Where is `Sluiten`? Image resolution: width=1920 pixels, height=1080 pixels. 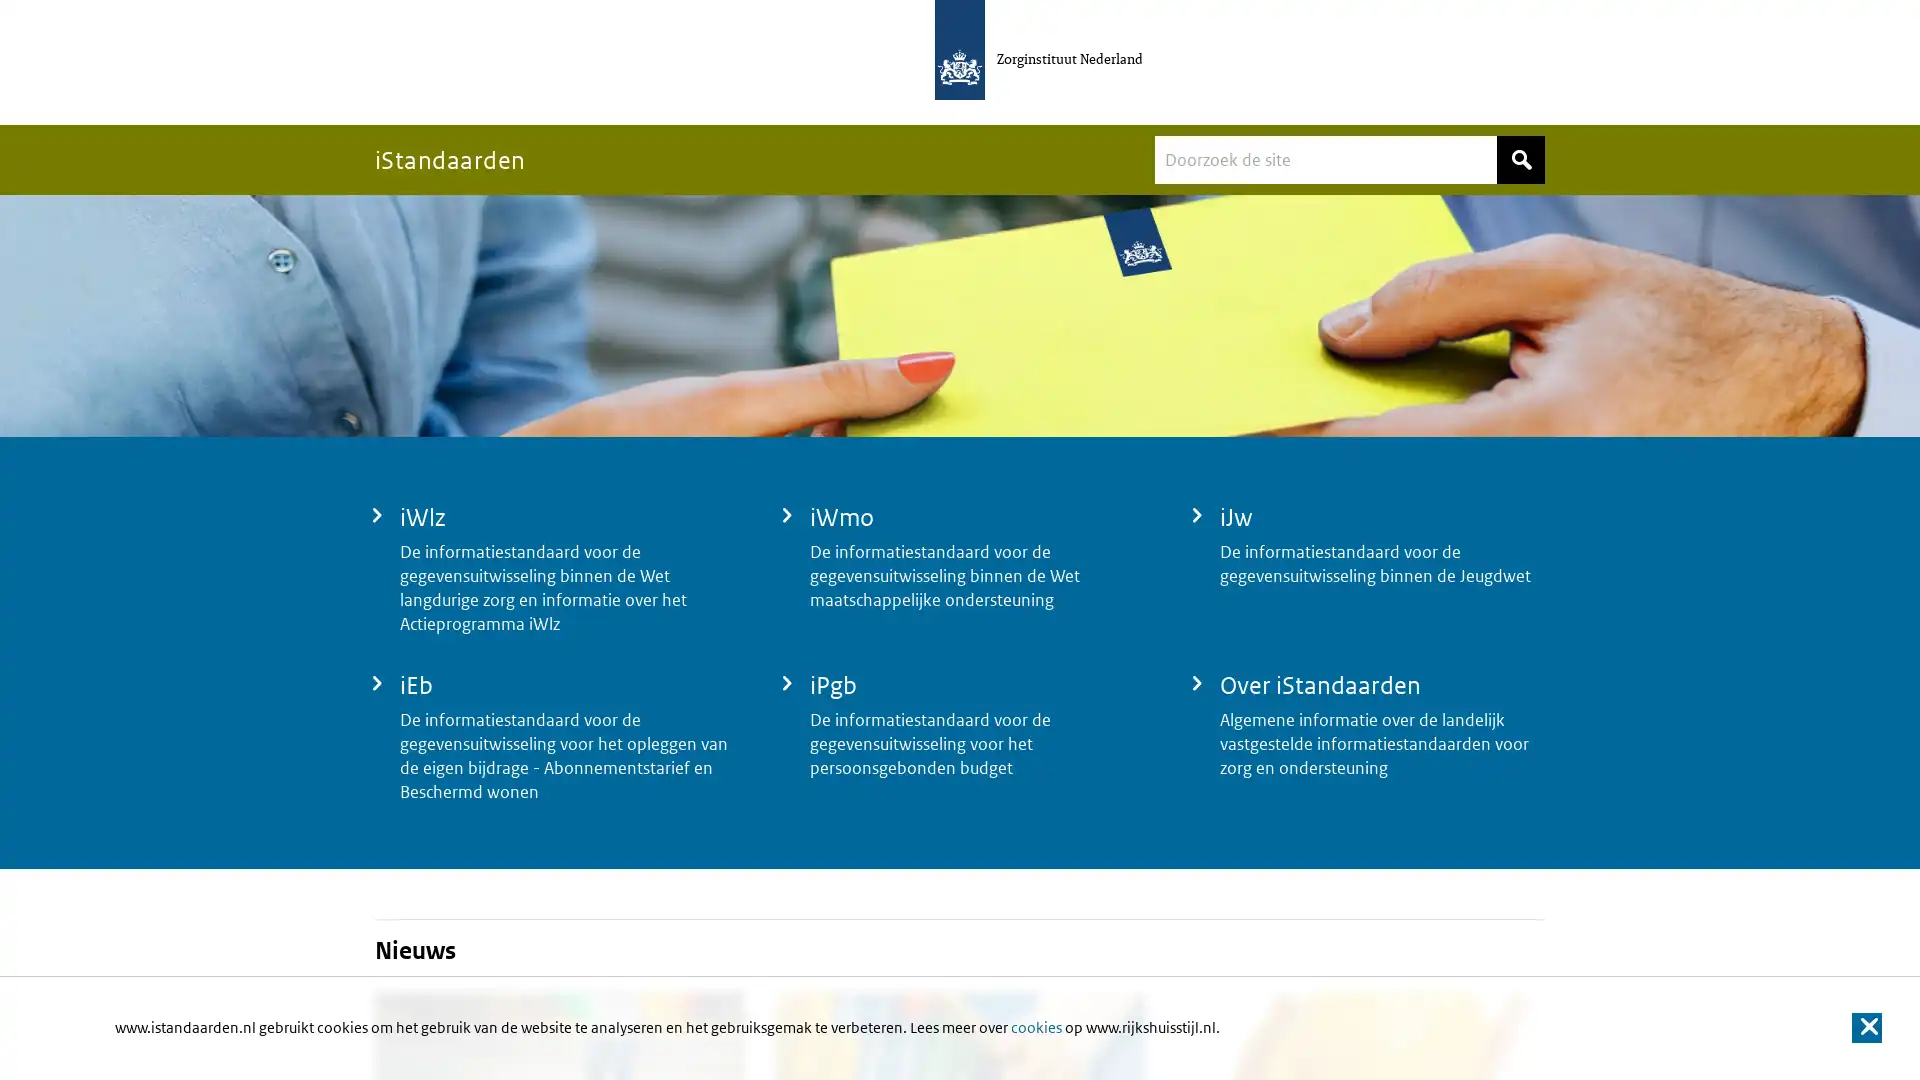 Sluiten is located at coordinates (1865, 1028).